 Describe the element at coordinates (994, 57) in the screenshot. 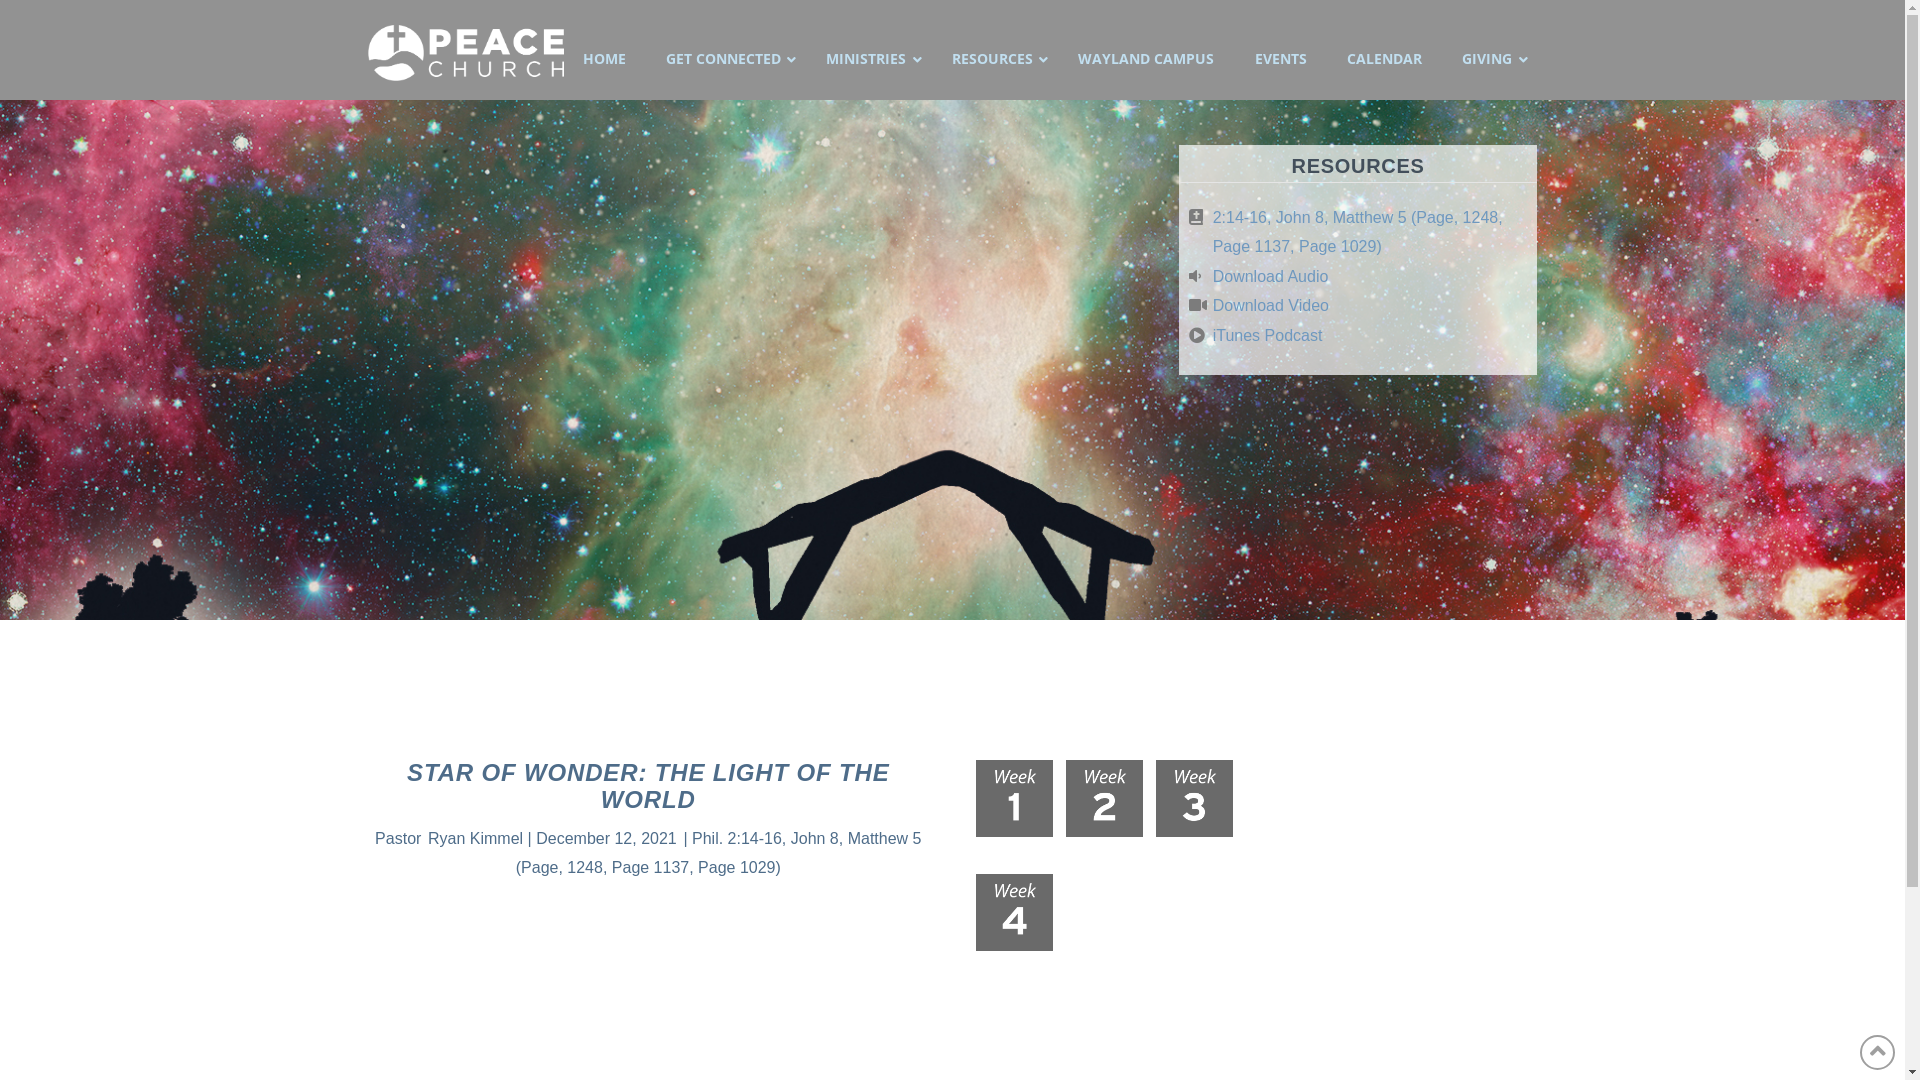

I see `'RESOURCES'` at that location.